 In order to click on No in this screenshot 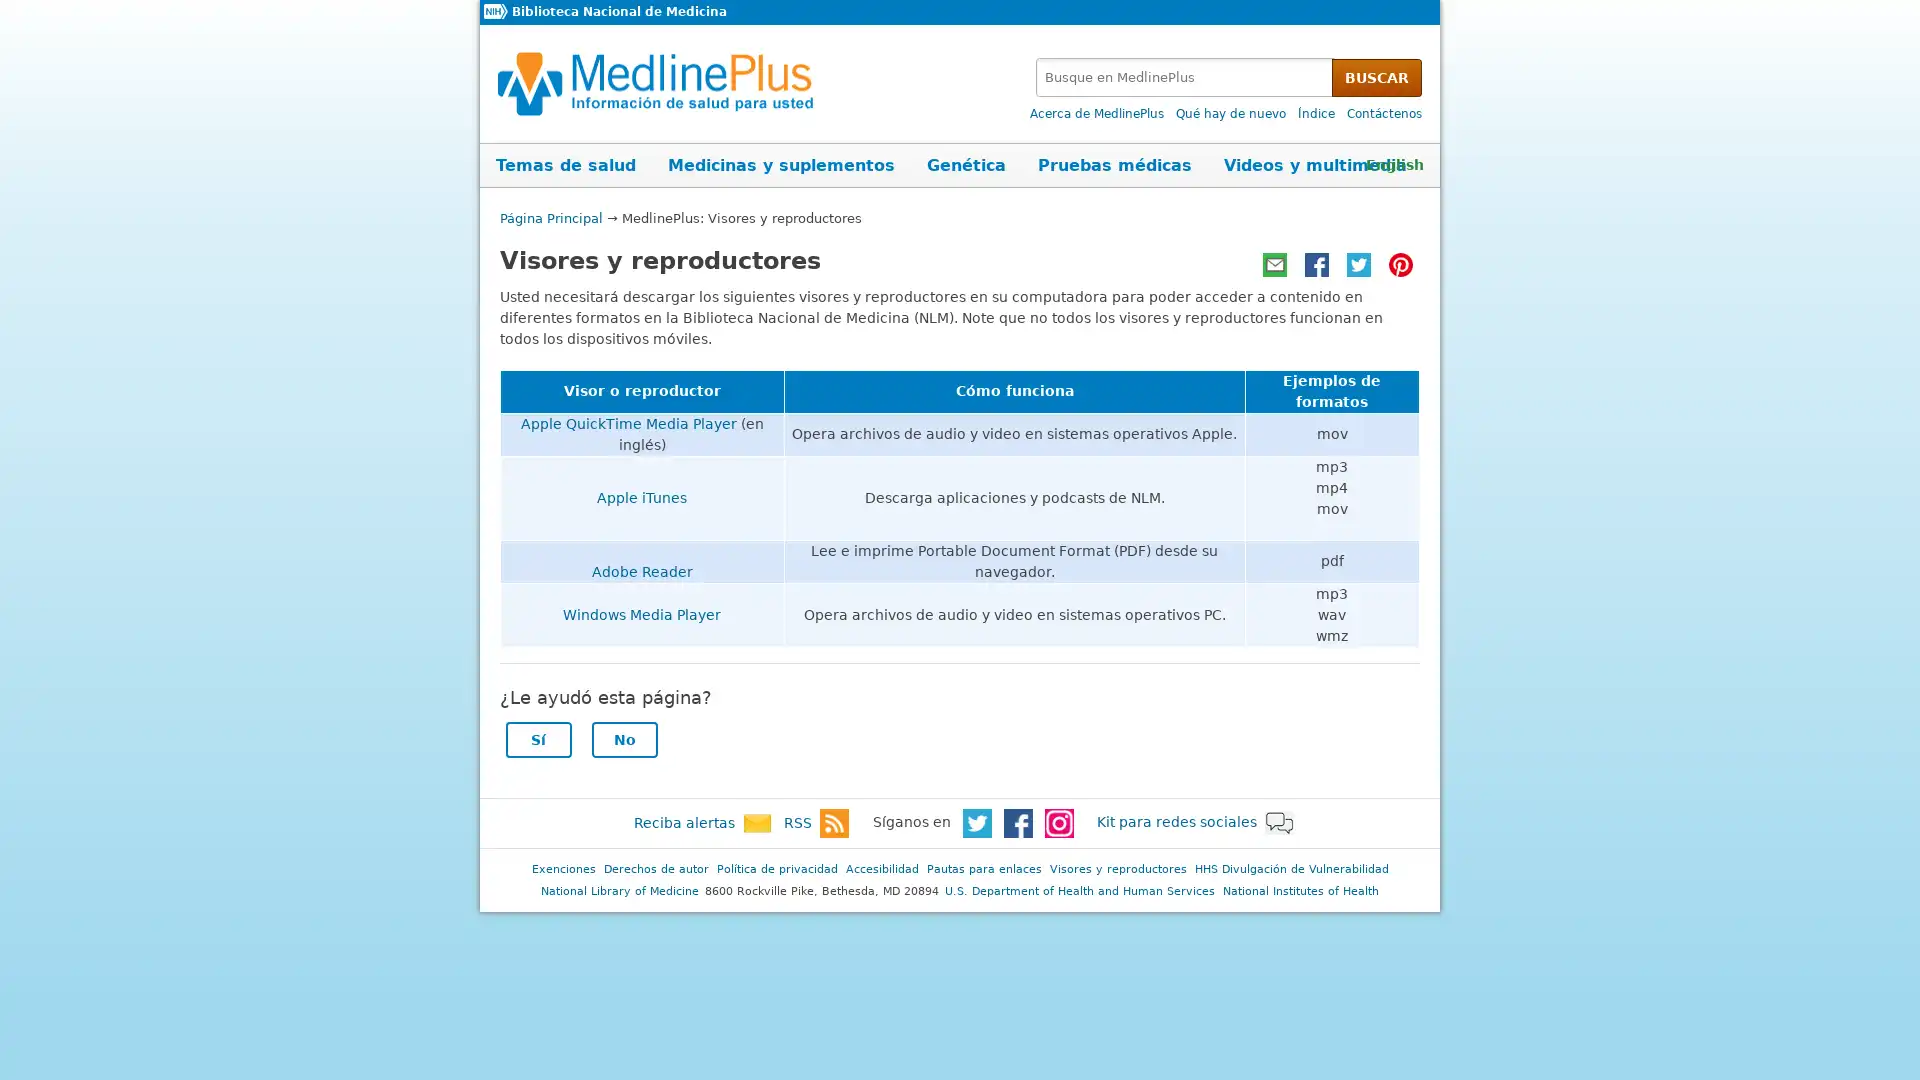, I will do `click(623, 739)`.